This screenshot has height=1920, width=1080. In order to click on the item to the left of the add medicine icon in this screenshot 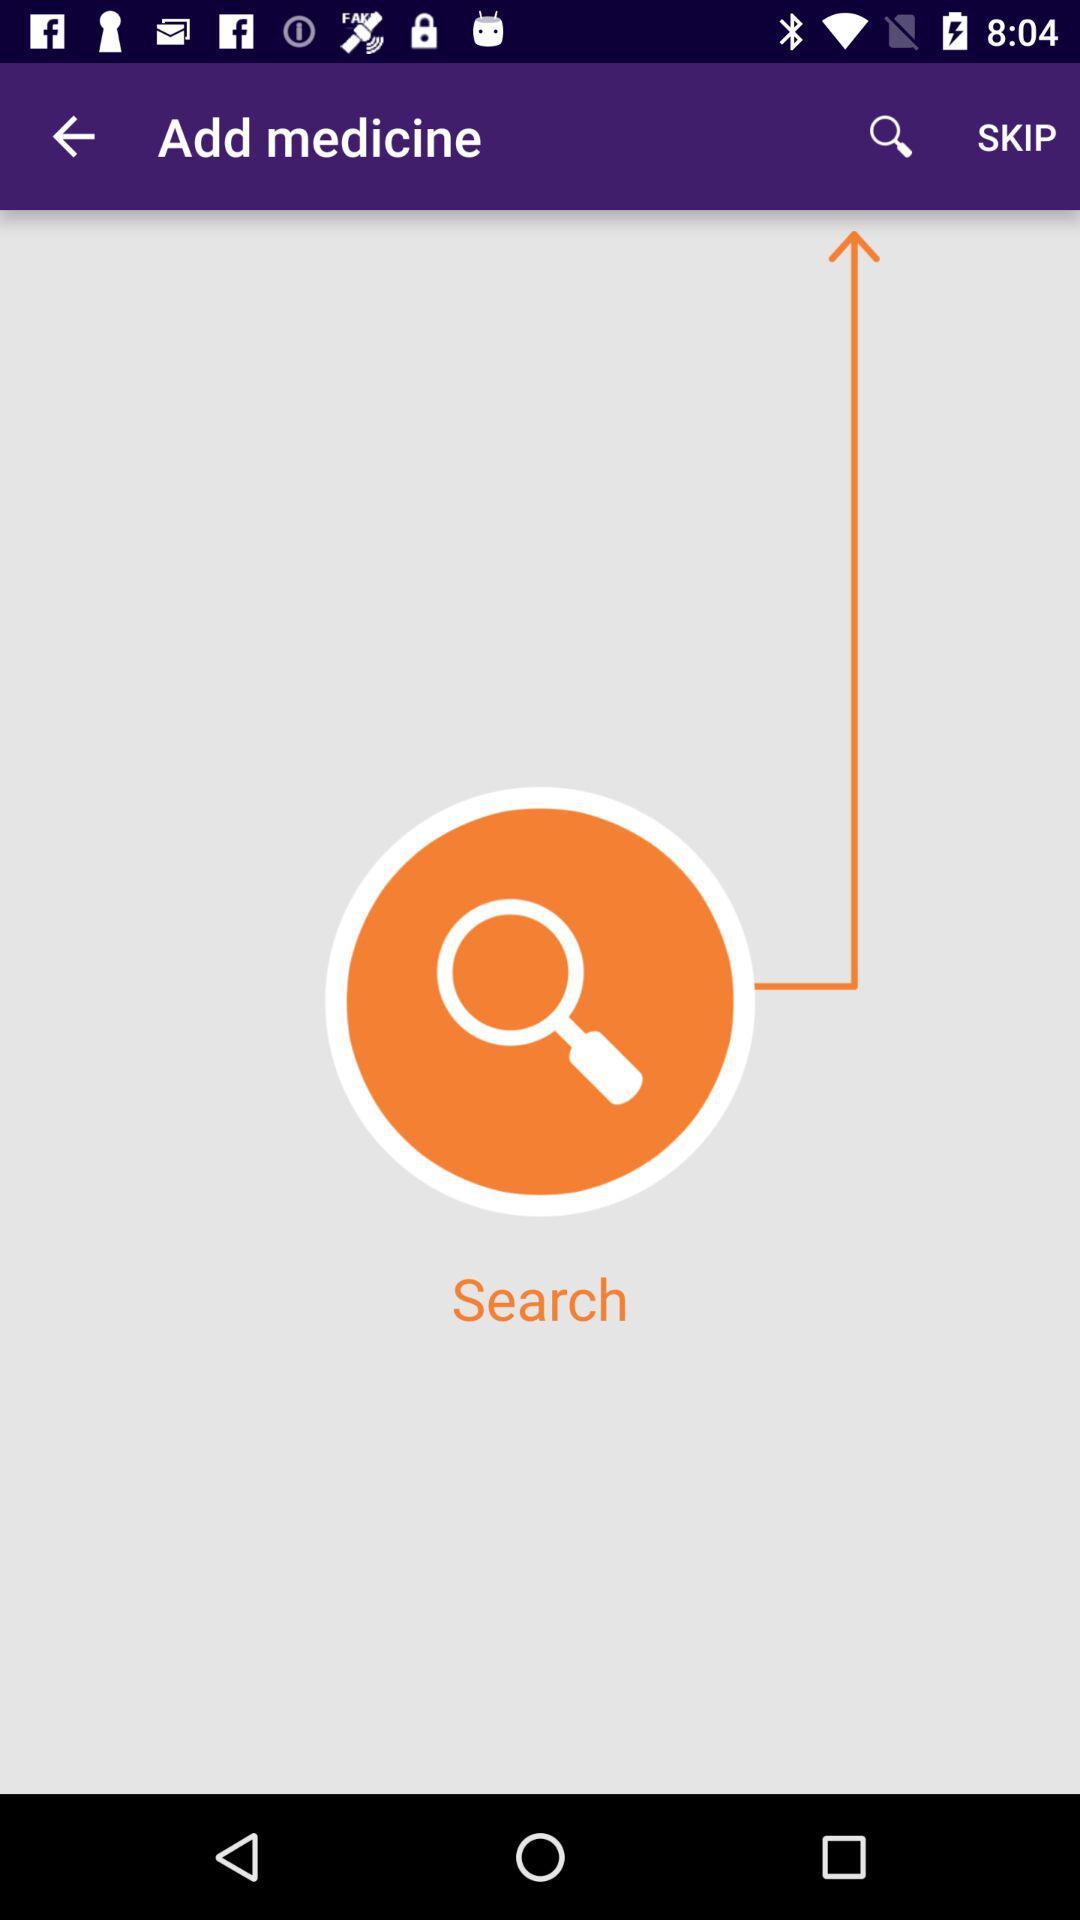, I will do `click(72, 135)`.